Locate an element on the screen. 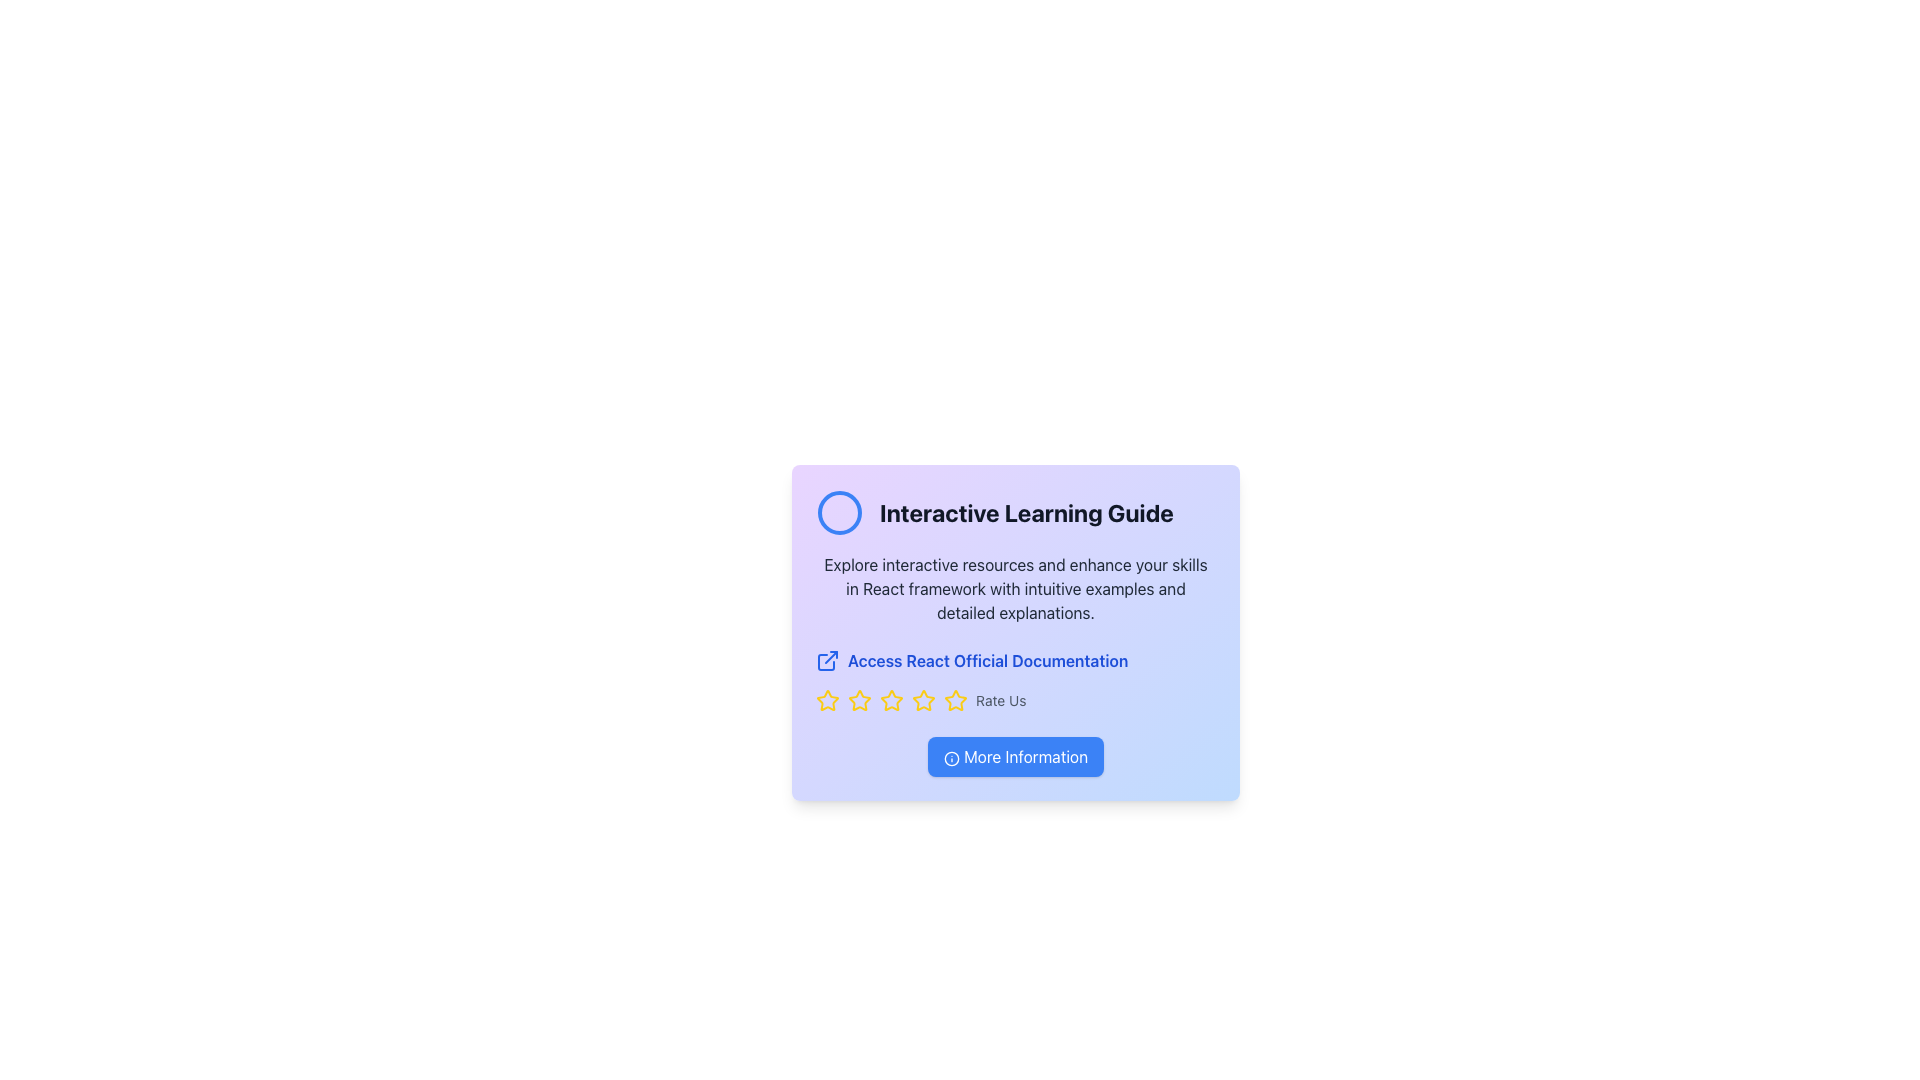 The height and width of the screenshot is (1080, 1920). the sixth star-shaped icon with a yellow border to rate it, located below the 'Interactive Learning Guide' section is located at coordinates (923, 700).